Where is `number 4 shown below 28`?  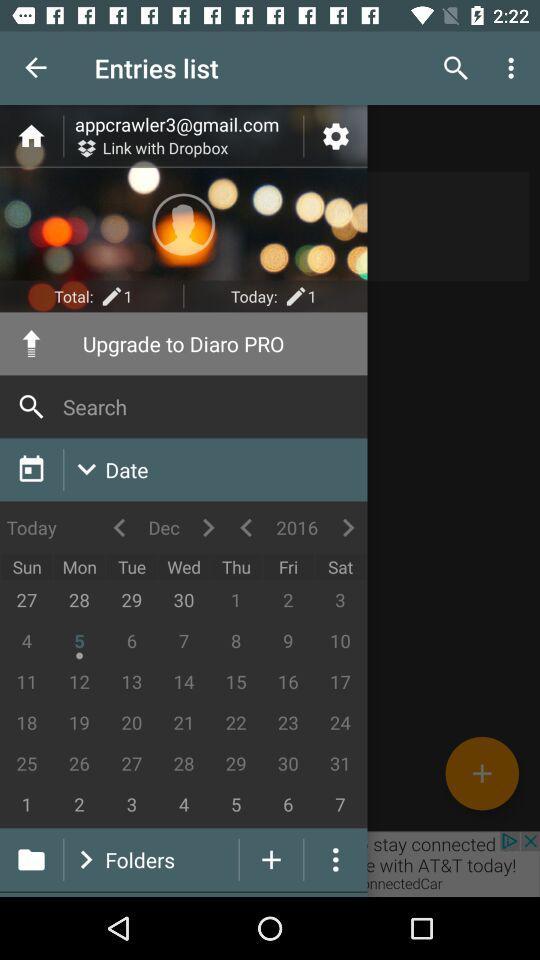 number 4 shown below 28 is located at coordinates (184, 805).